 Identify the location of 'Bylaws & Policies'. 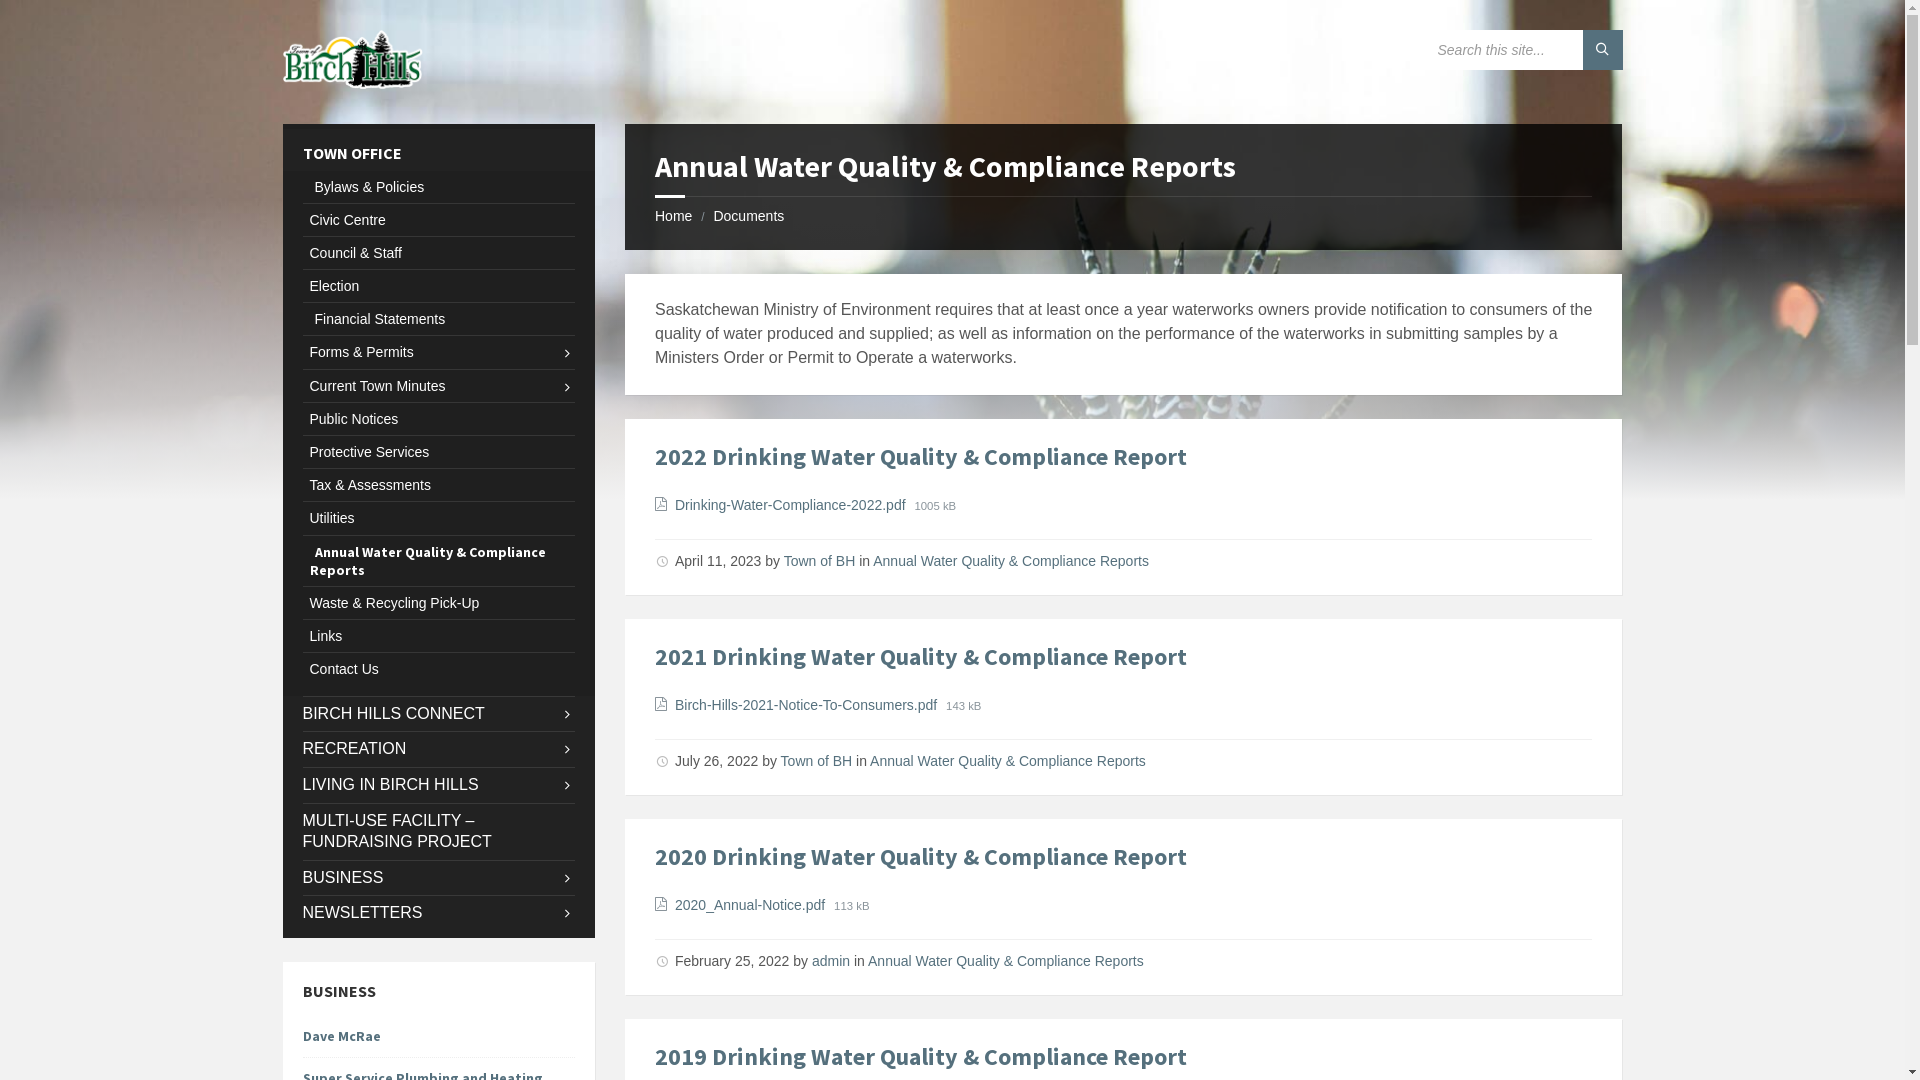
(436, 186).